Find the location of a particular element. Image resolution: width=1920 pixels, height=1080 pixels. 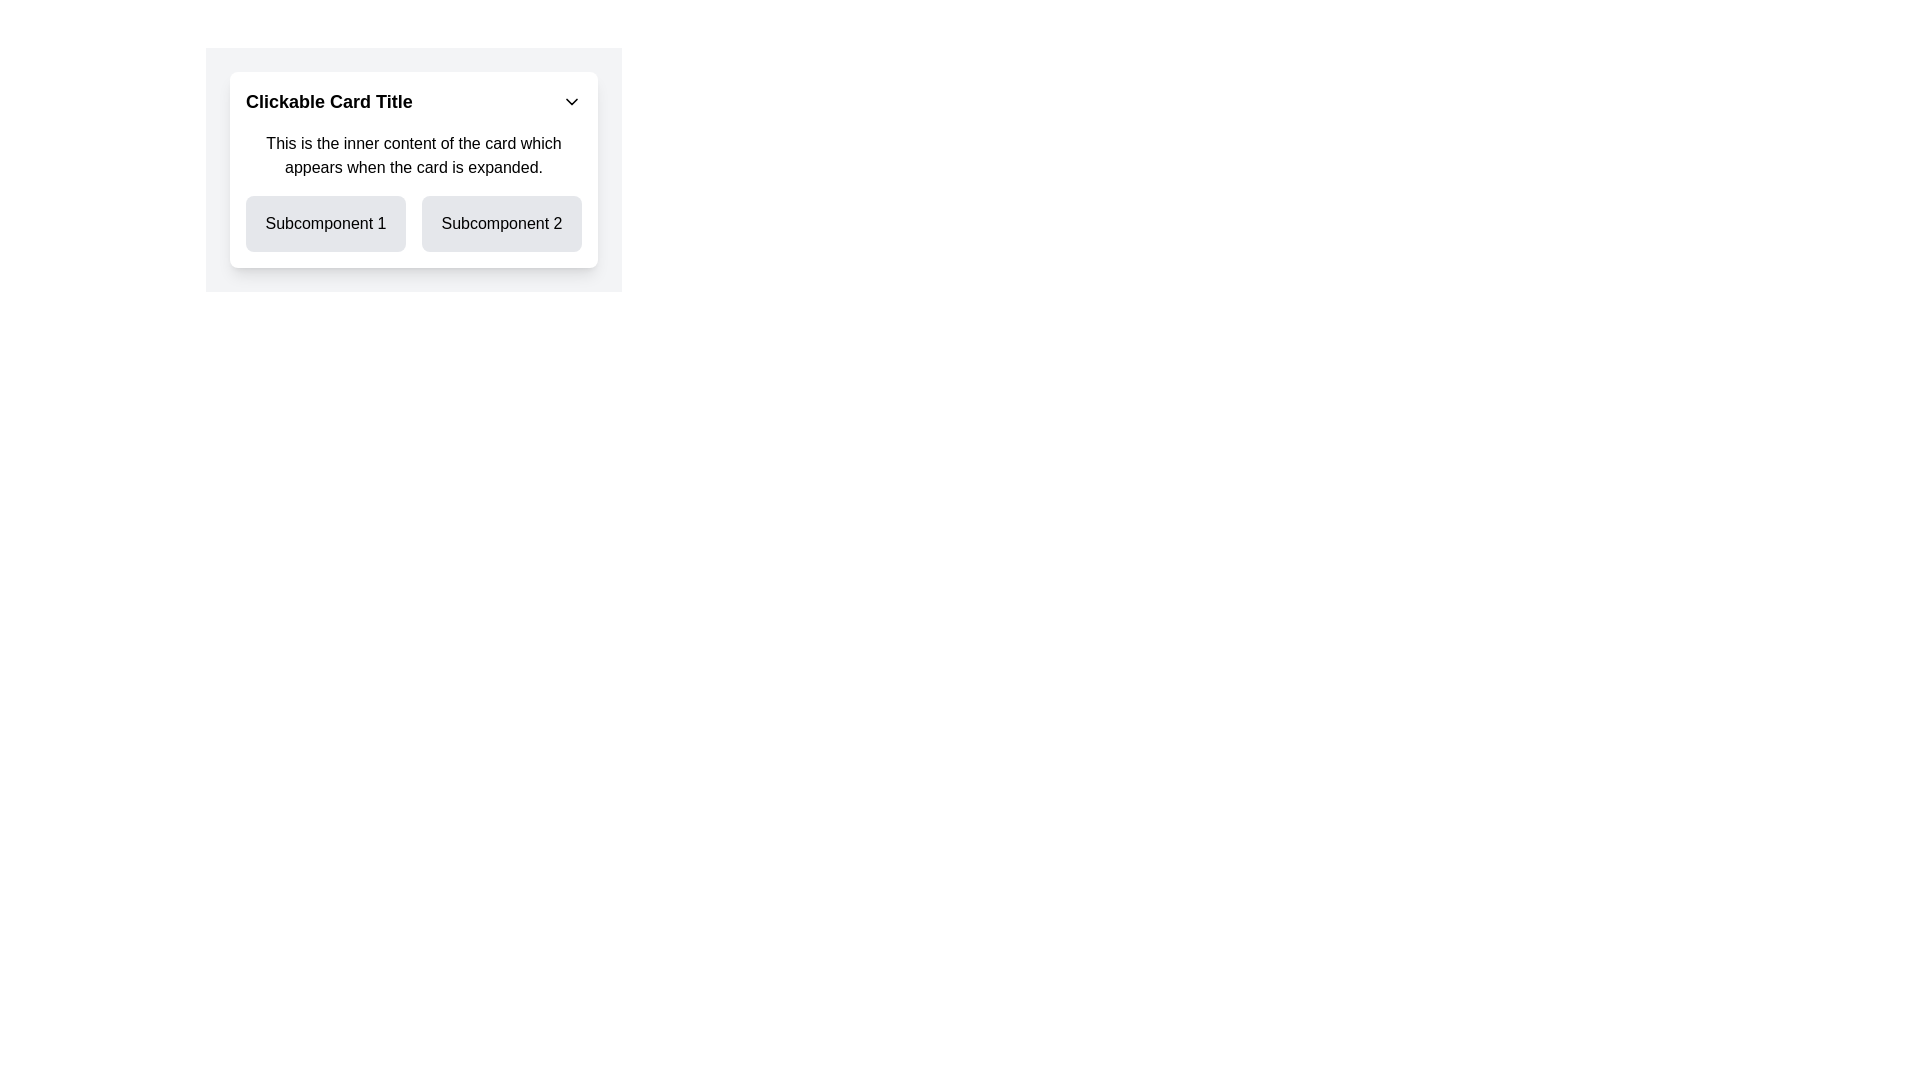

the chevron icon located at the far-right end of the header of the card titled 'Clickable Card Title' is located at coordinates (570, 101).